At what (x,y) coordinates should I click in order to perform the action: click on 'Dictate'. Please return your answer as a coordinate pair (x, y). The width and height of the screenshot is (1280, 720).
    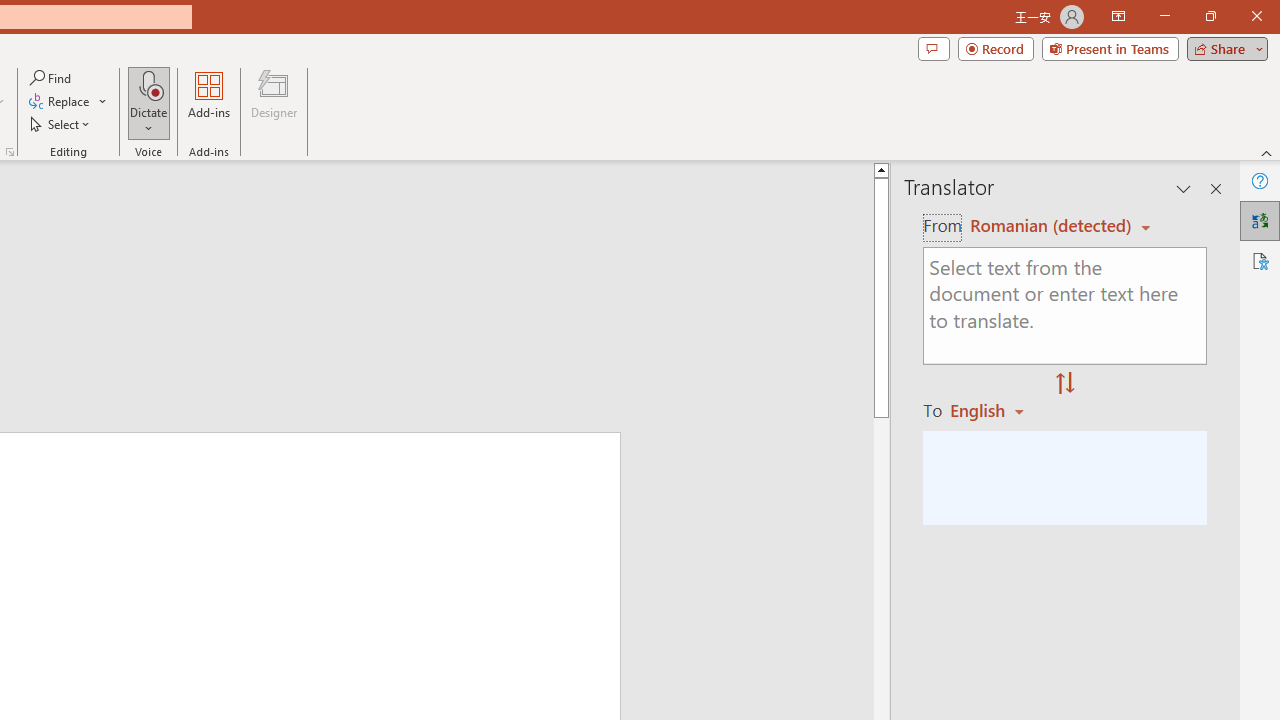
    Looking at the image, I should click on (148, 103).